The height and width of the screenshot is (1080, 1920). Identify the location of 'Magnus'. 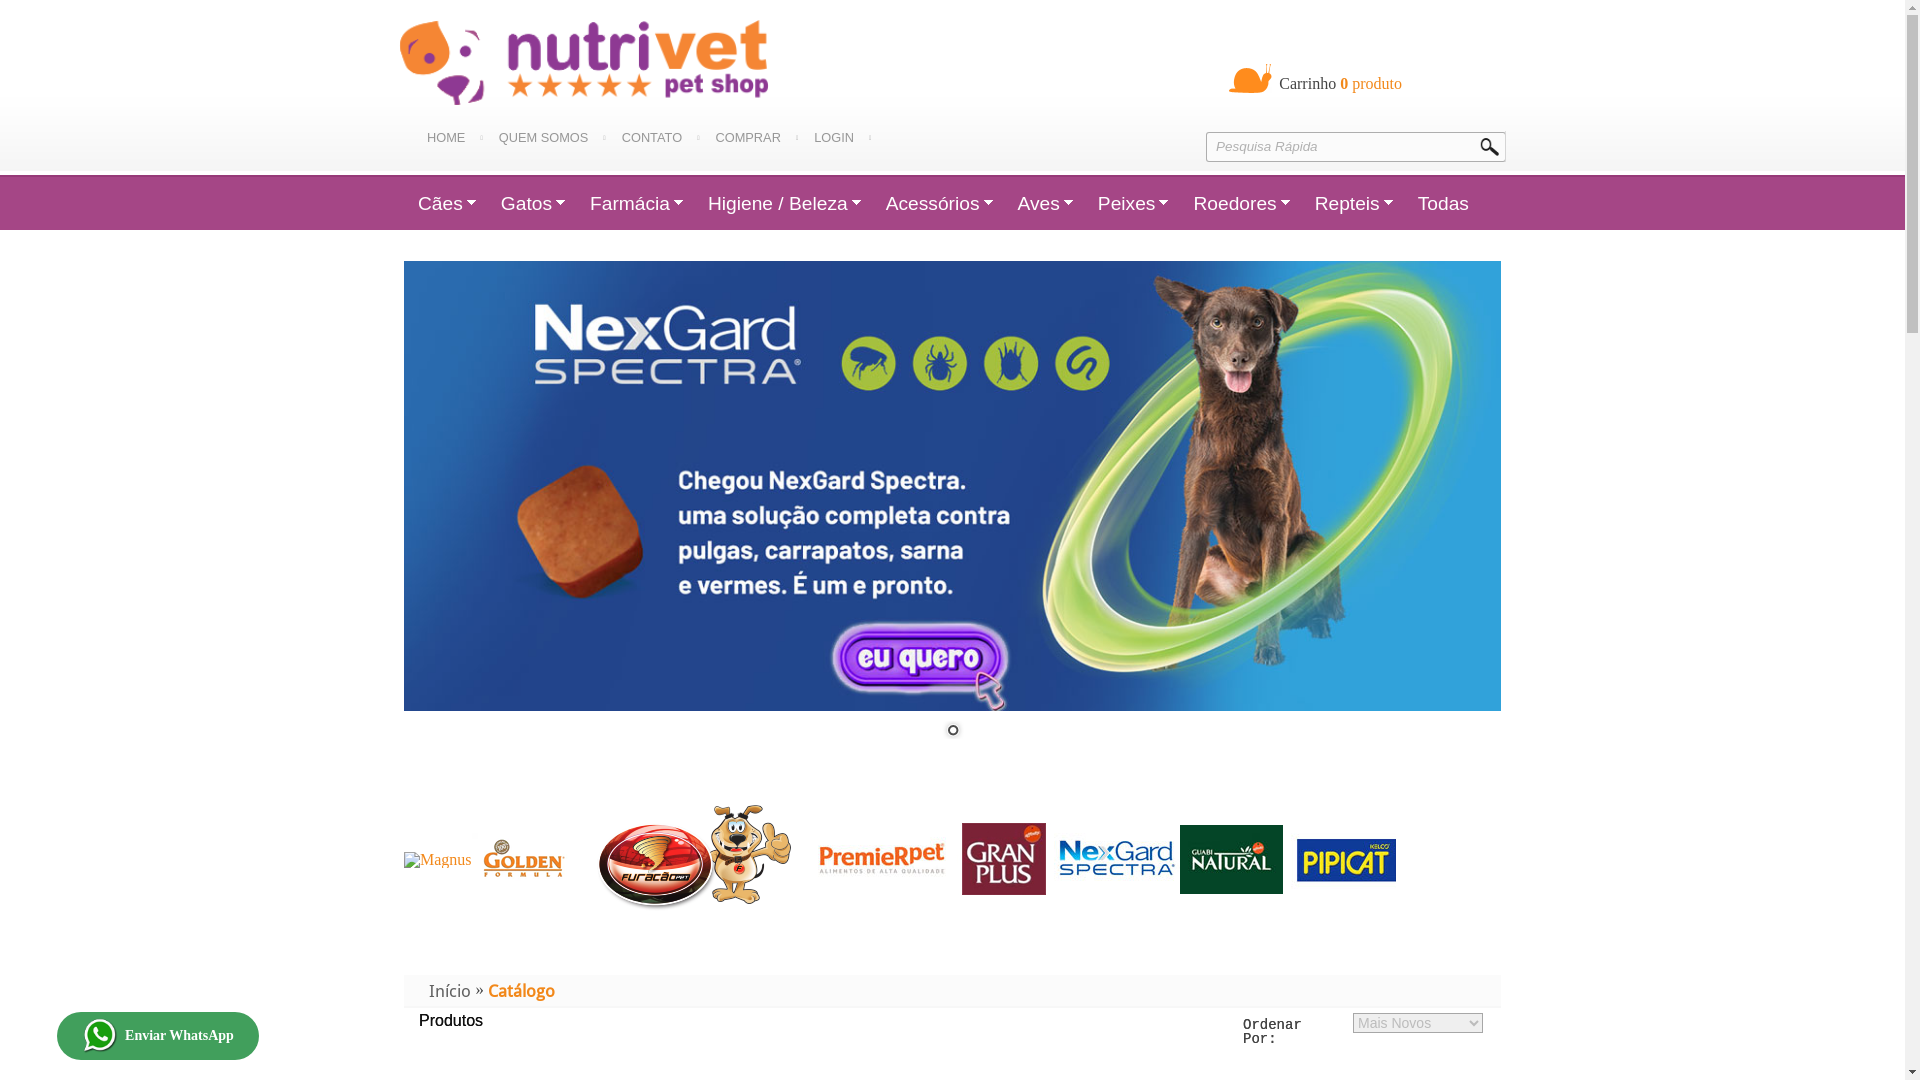
(436, 859).